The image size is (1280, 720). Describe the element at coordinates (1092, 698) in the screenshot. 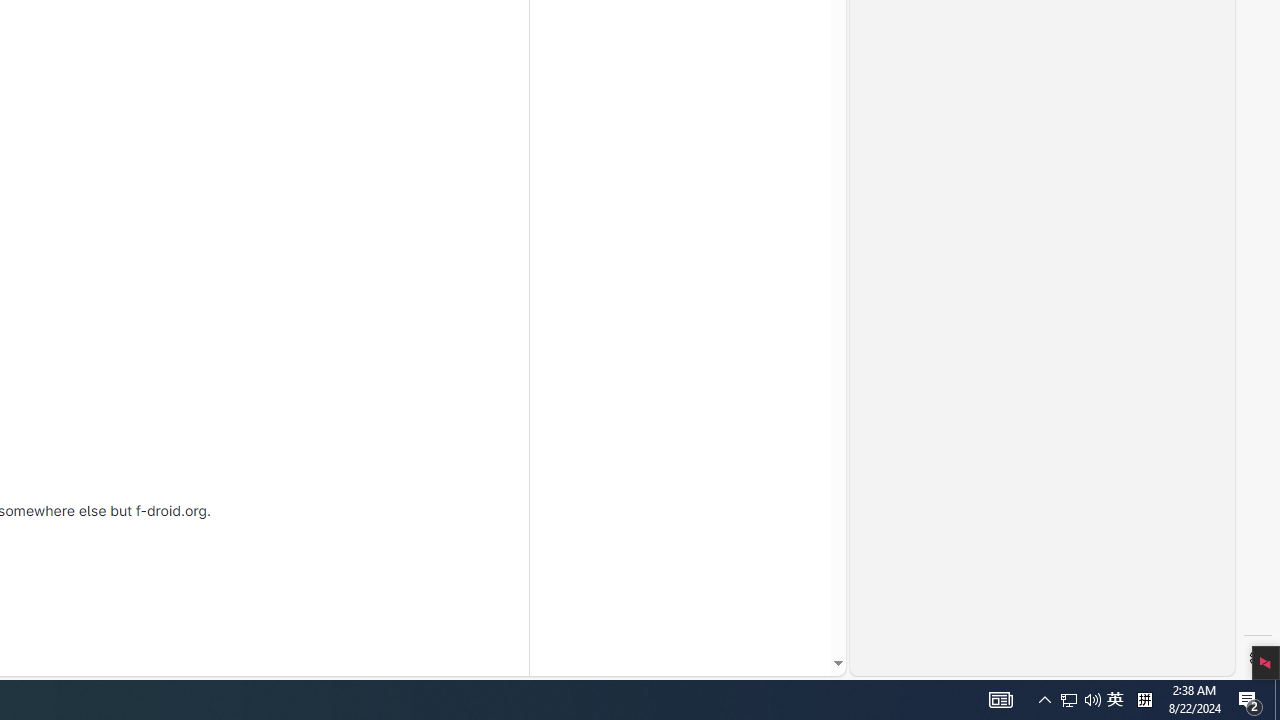

I see `'Notification Chevron'` at that location.